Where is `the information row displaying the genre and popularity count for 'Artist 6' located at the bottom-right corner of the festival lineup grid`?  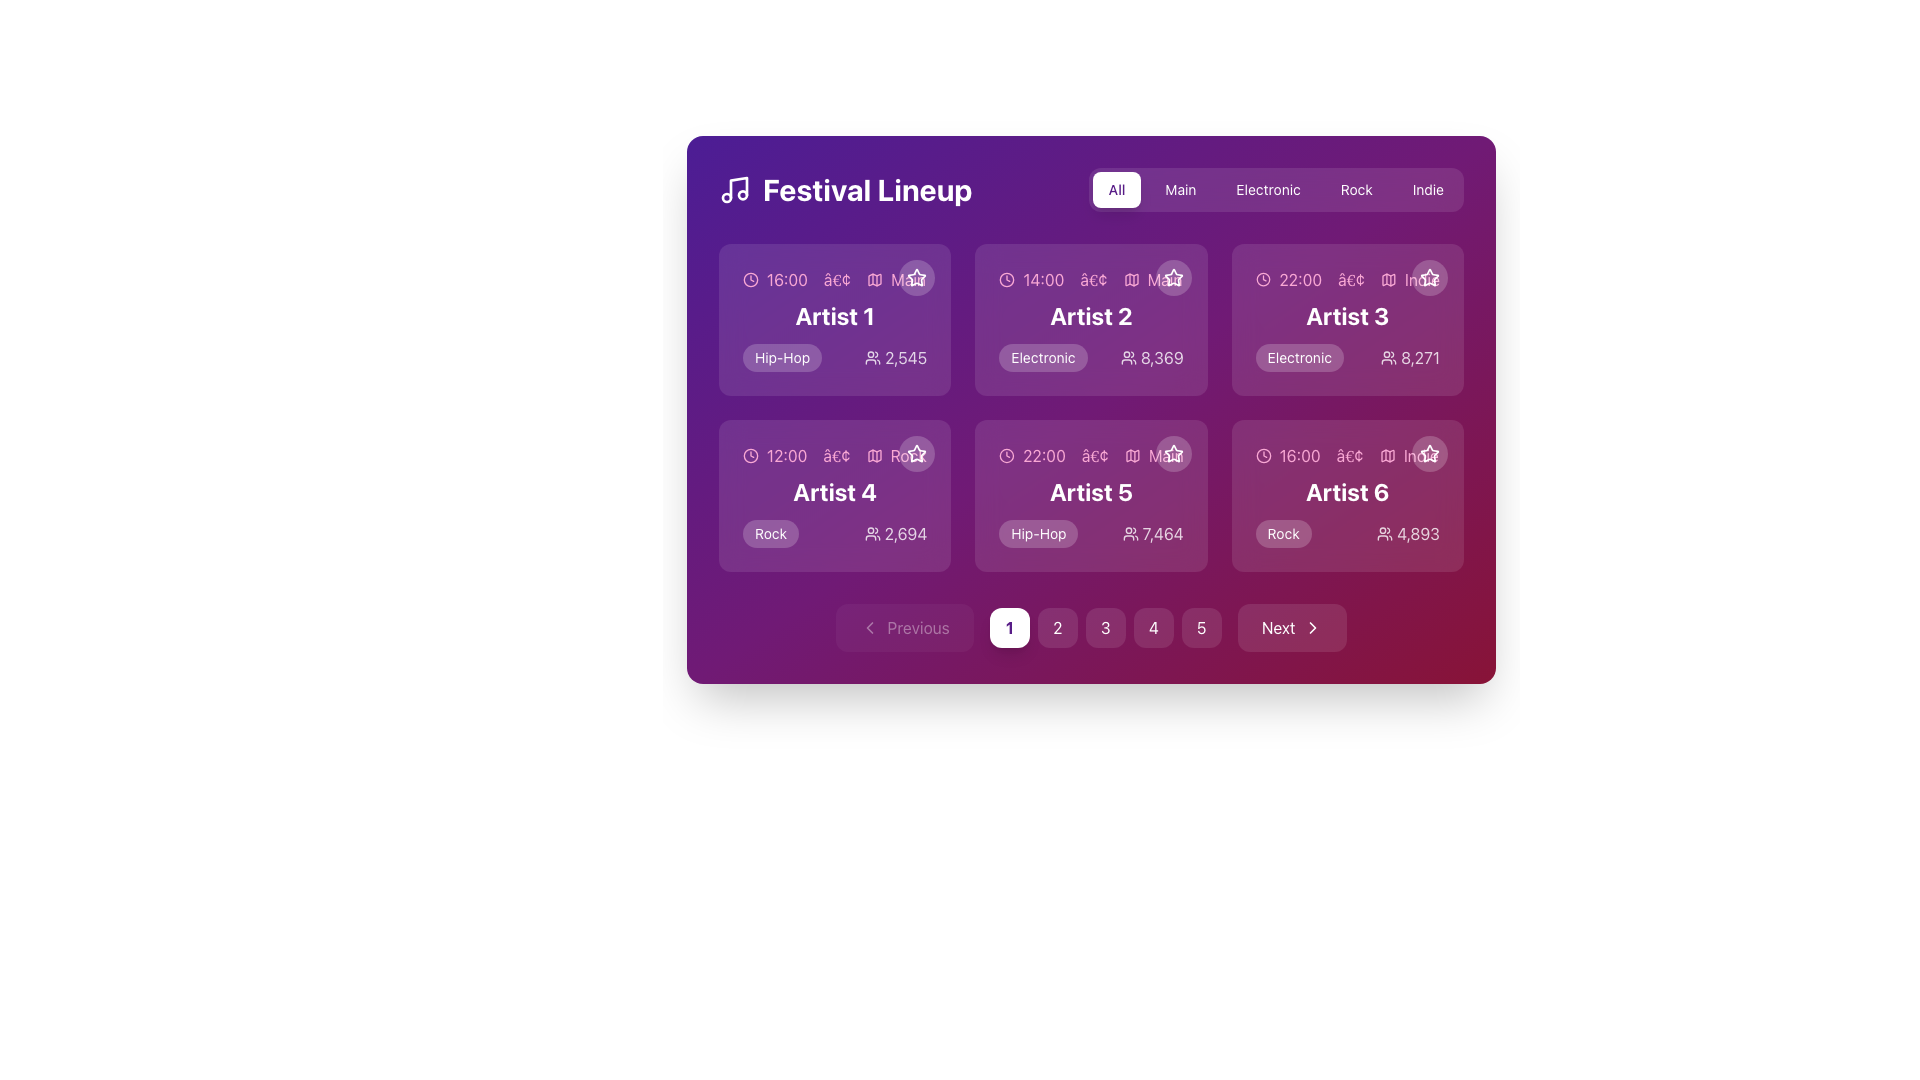
the information row displaying the genre and popularity count for 'Artist 6' located at the bottom-right corner of the festival lineup grid is located at coordinates (1347, 532).